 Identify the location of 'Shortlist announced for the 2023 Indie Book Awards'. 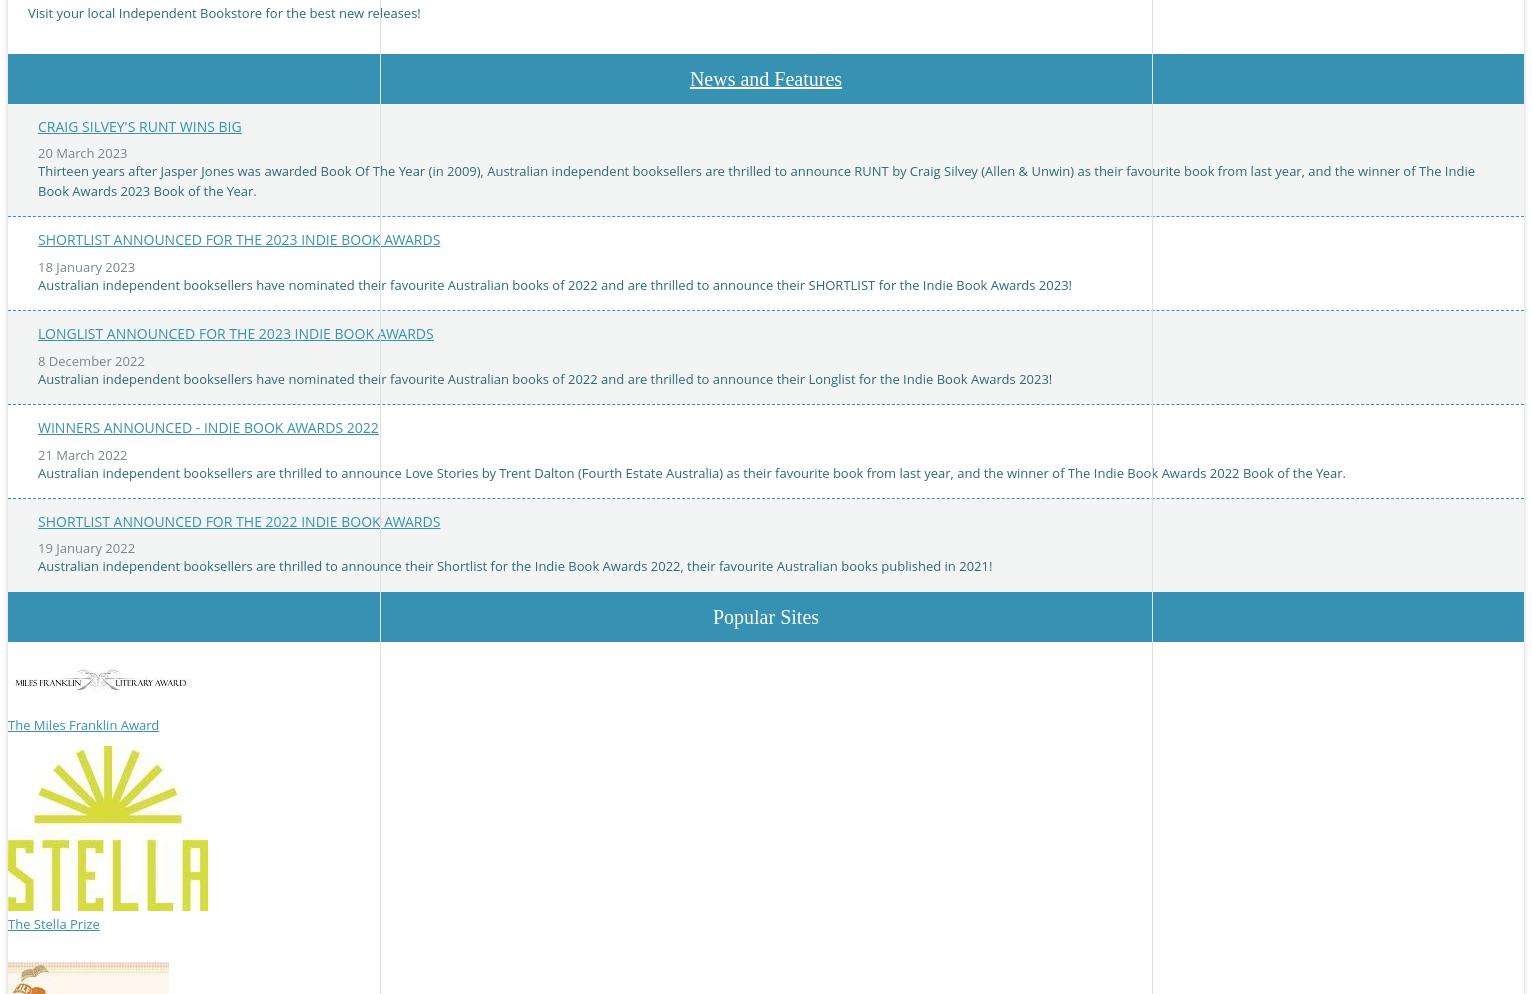
(238, 239).